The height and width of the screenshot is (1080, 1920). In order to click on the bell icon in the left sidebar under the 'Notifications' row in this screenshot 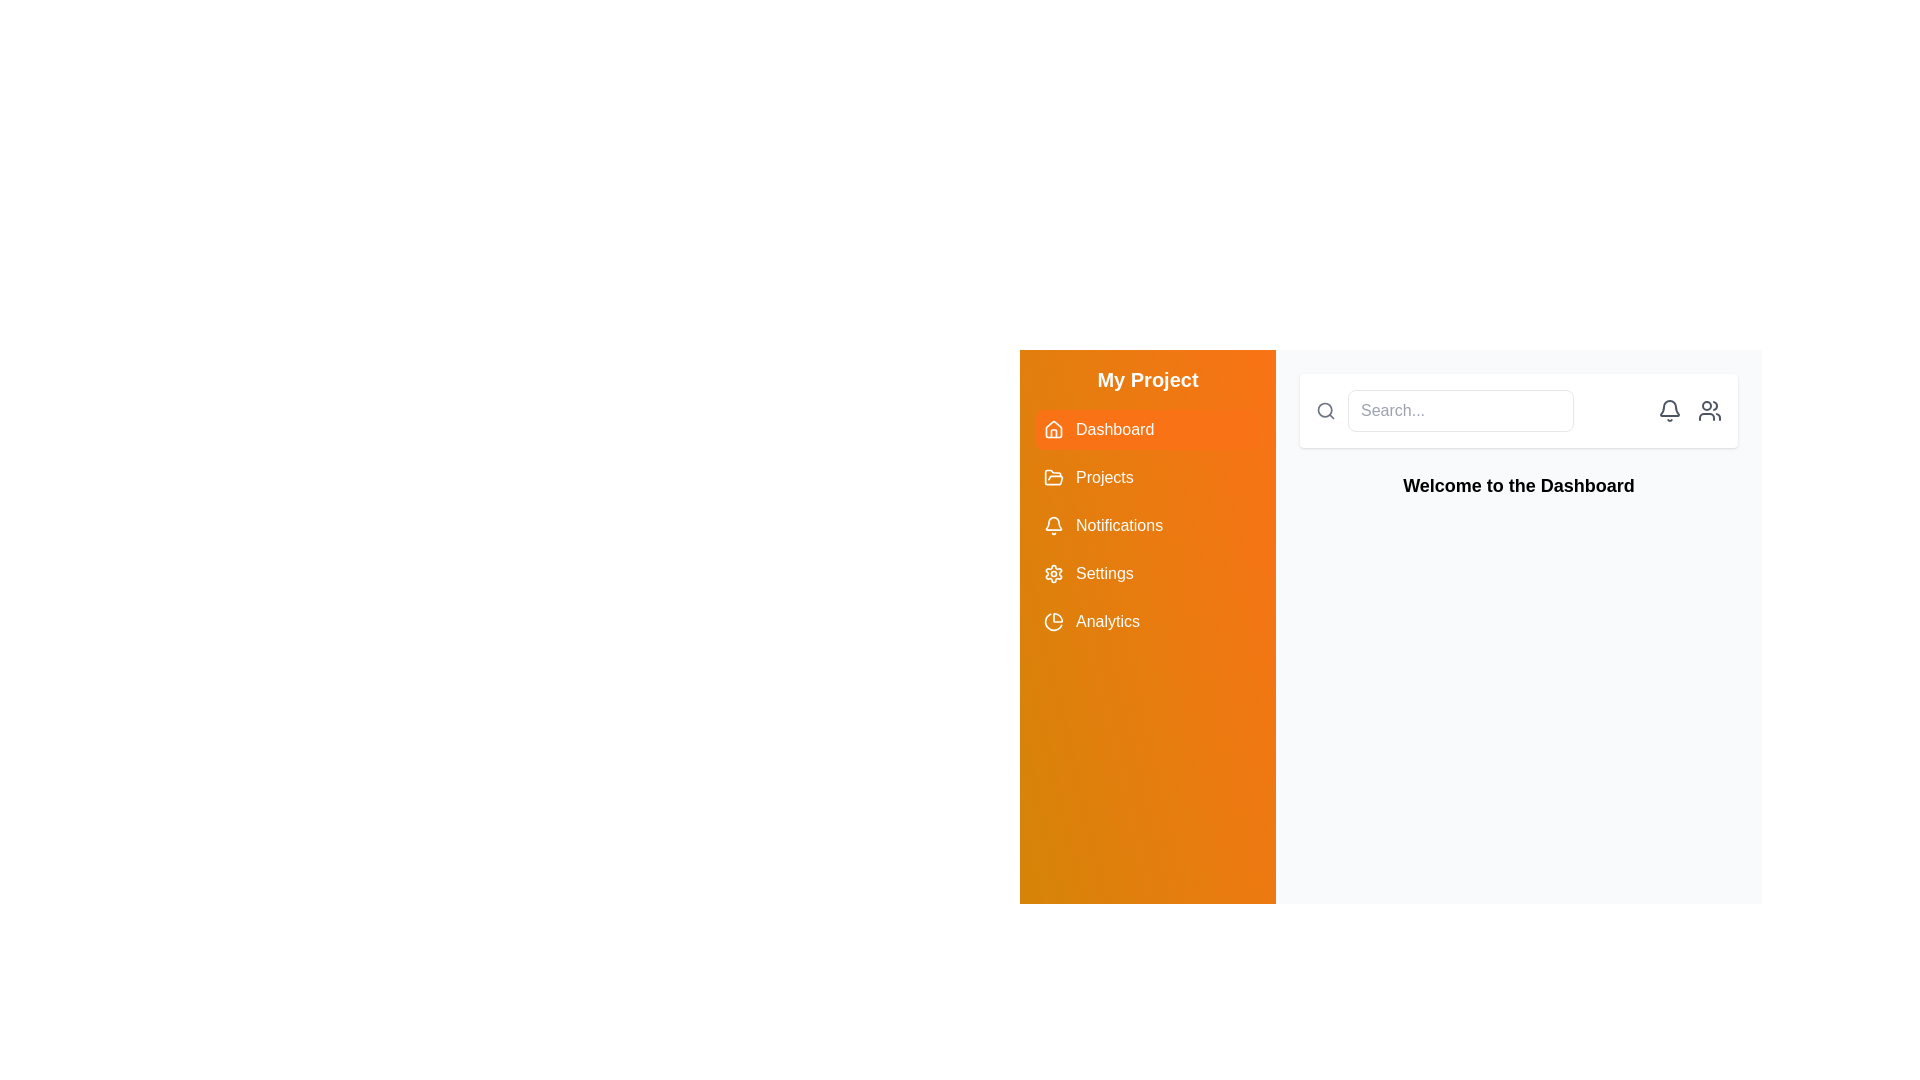, I will do `click(1053, 524)`.